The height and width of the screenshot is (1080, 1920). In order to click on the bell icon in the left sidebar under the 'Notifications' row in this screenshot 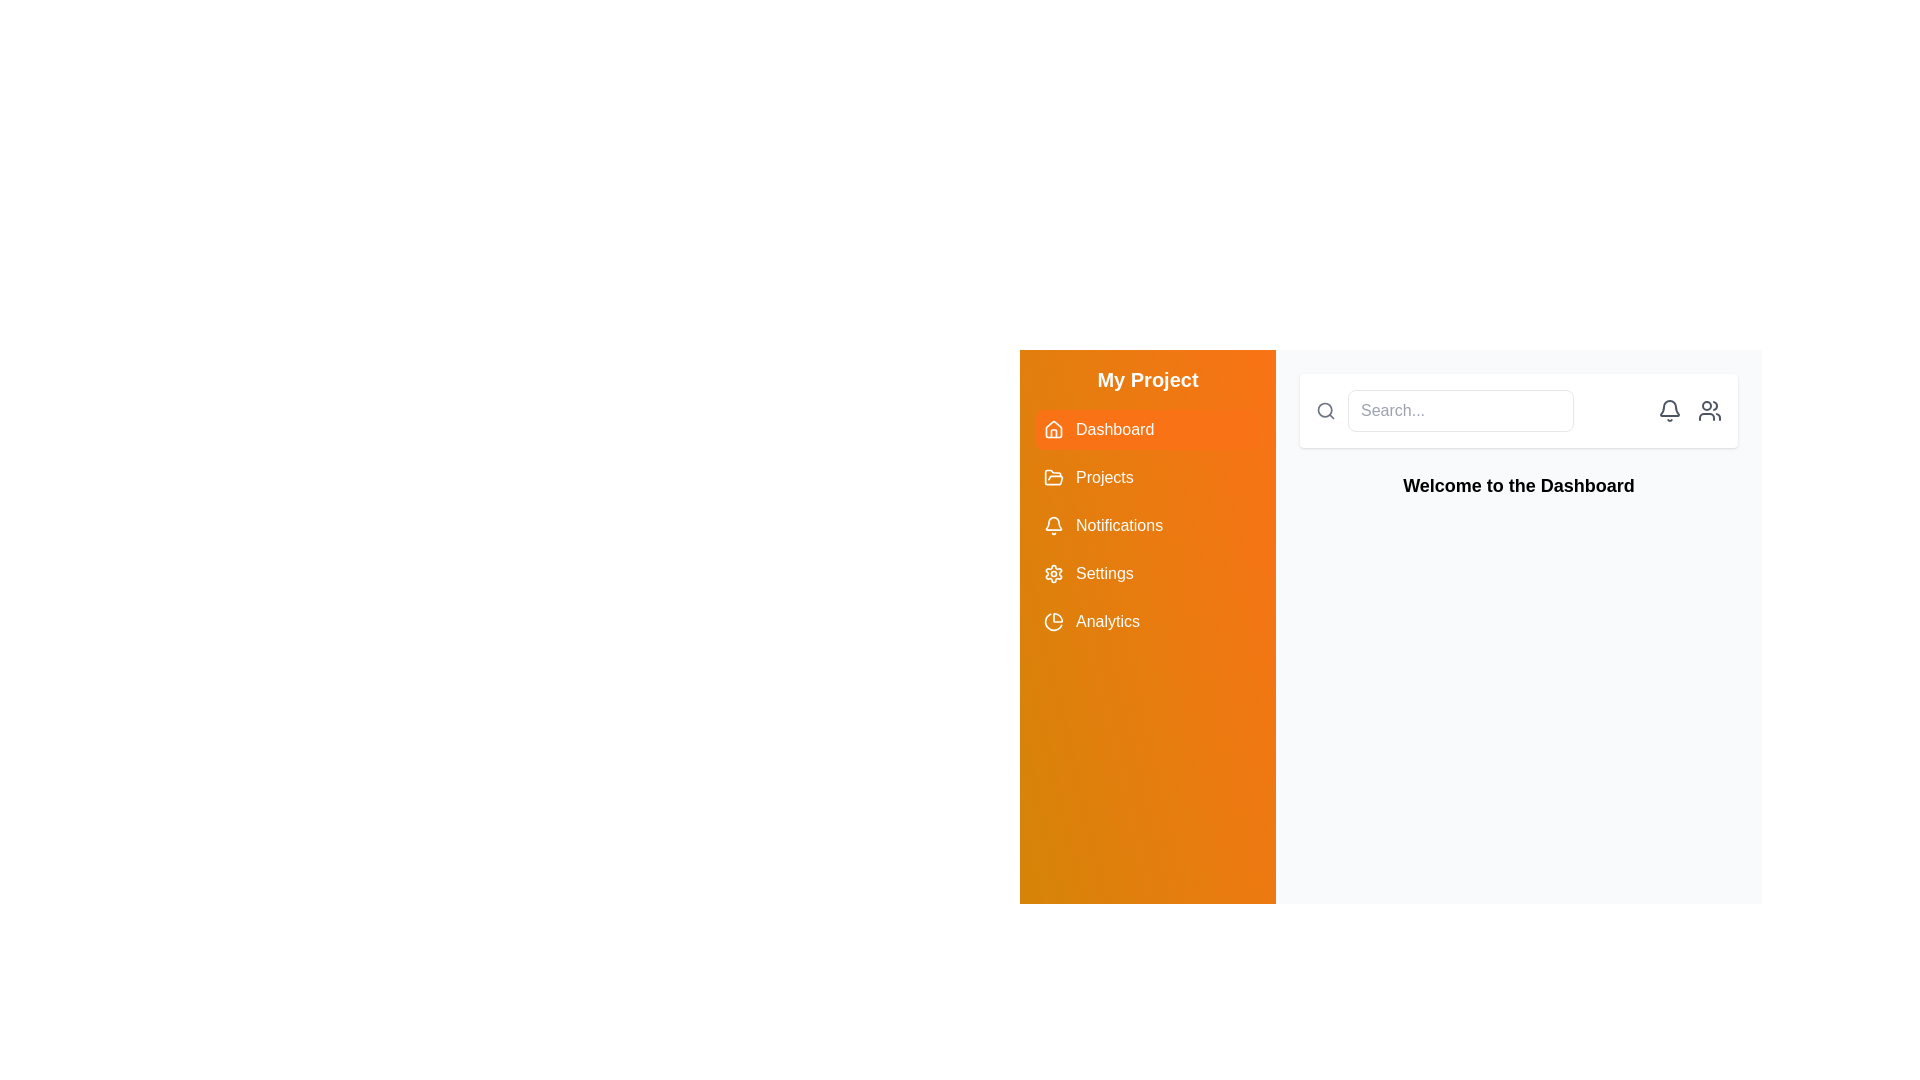, I will do `click(1053, 524)`.